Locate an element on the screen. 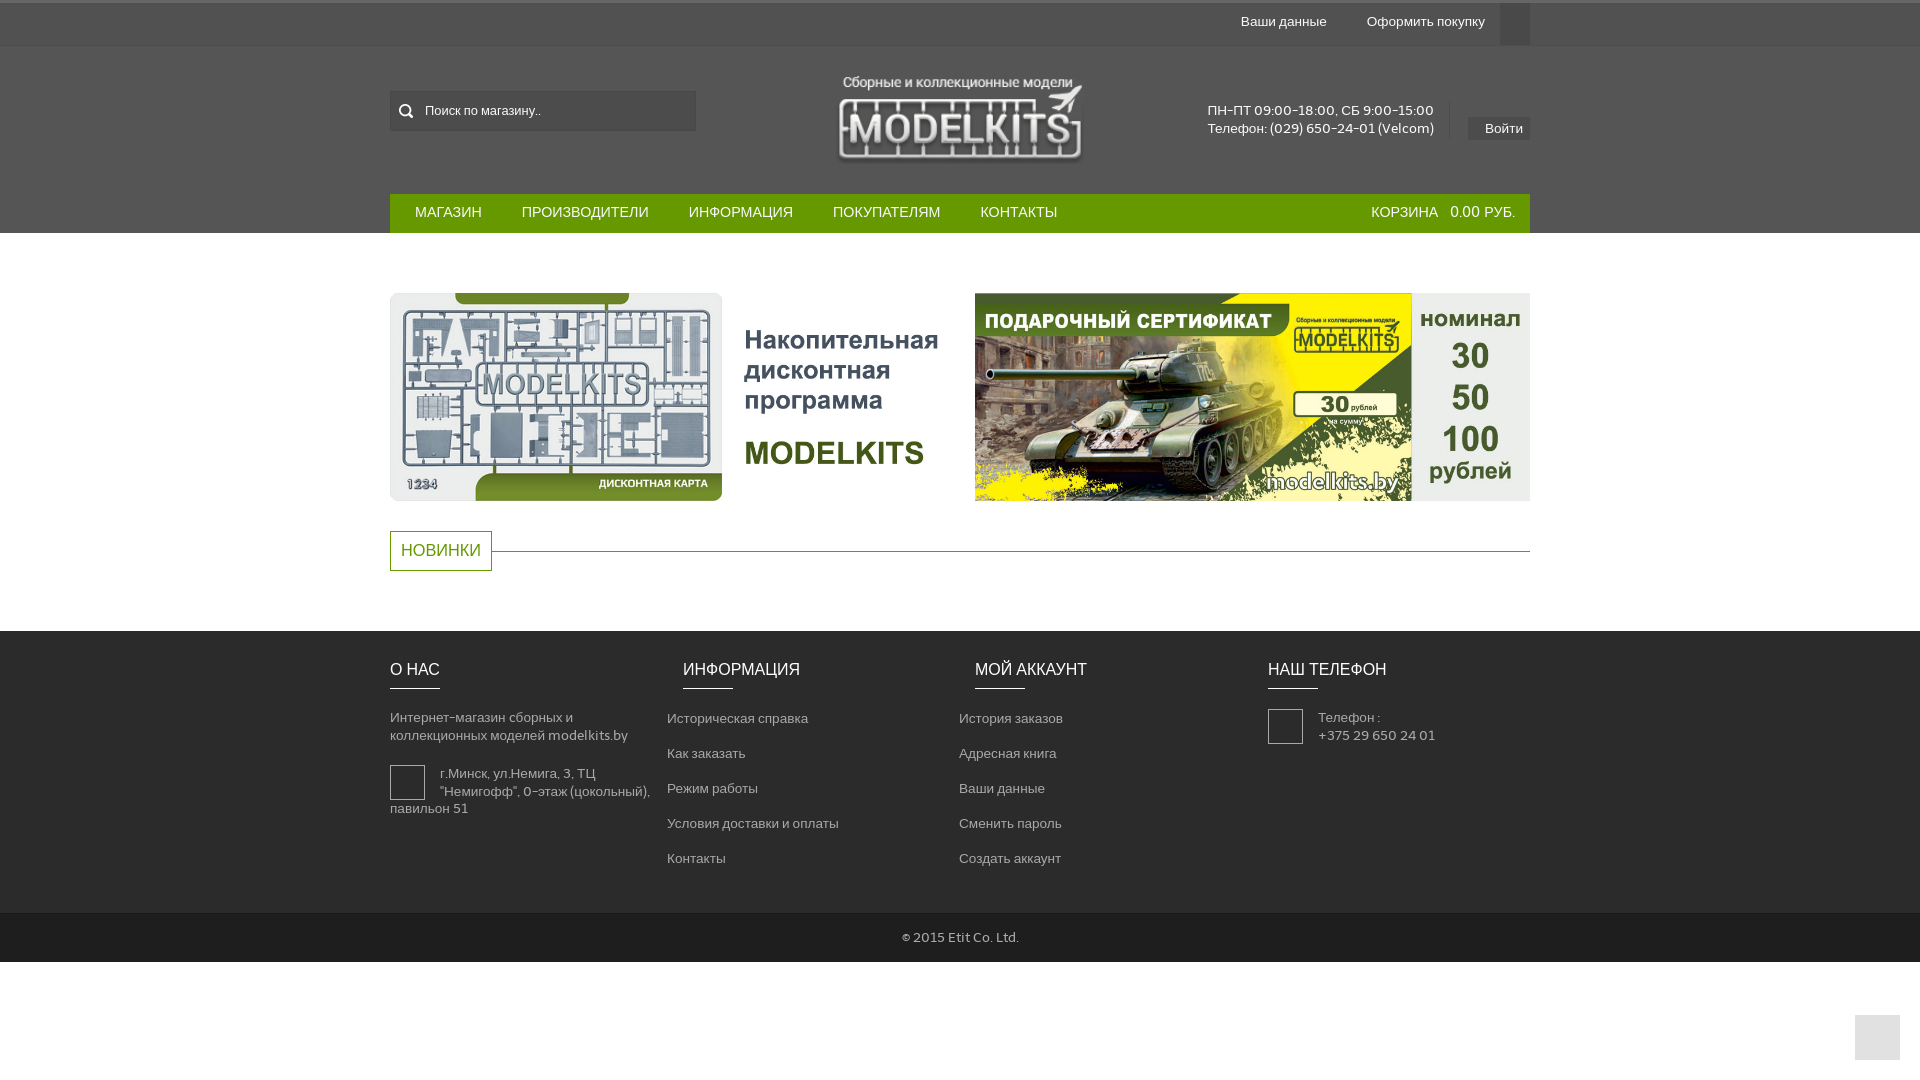 This screenshot has height=1080, width=1920. 'Back to Top' is located at coordinates (1876, 1036).